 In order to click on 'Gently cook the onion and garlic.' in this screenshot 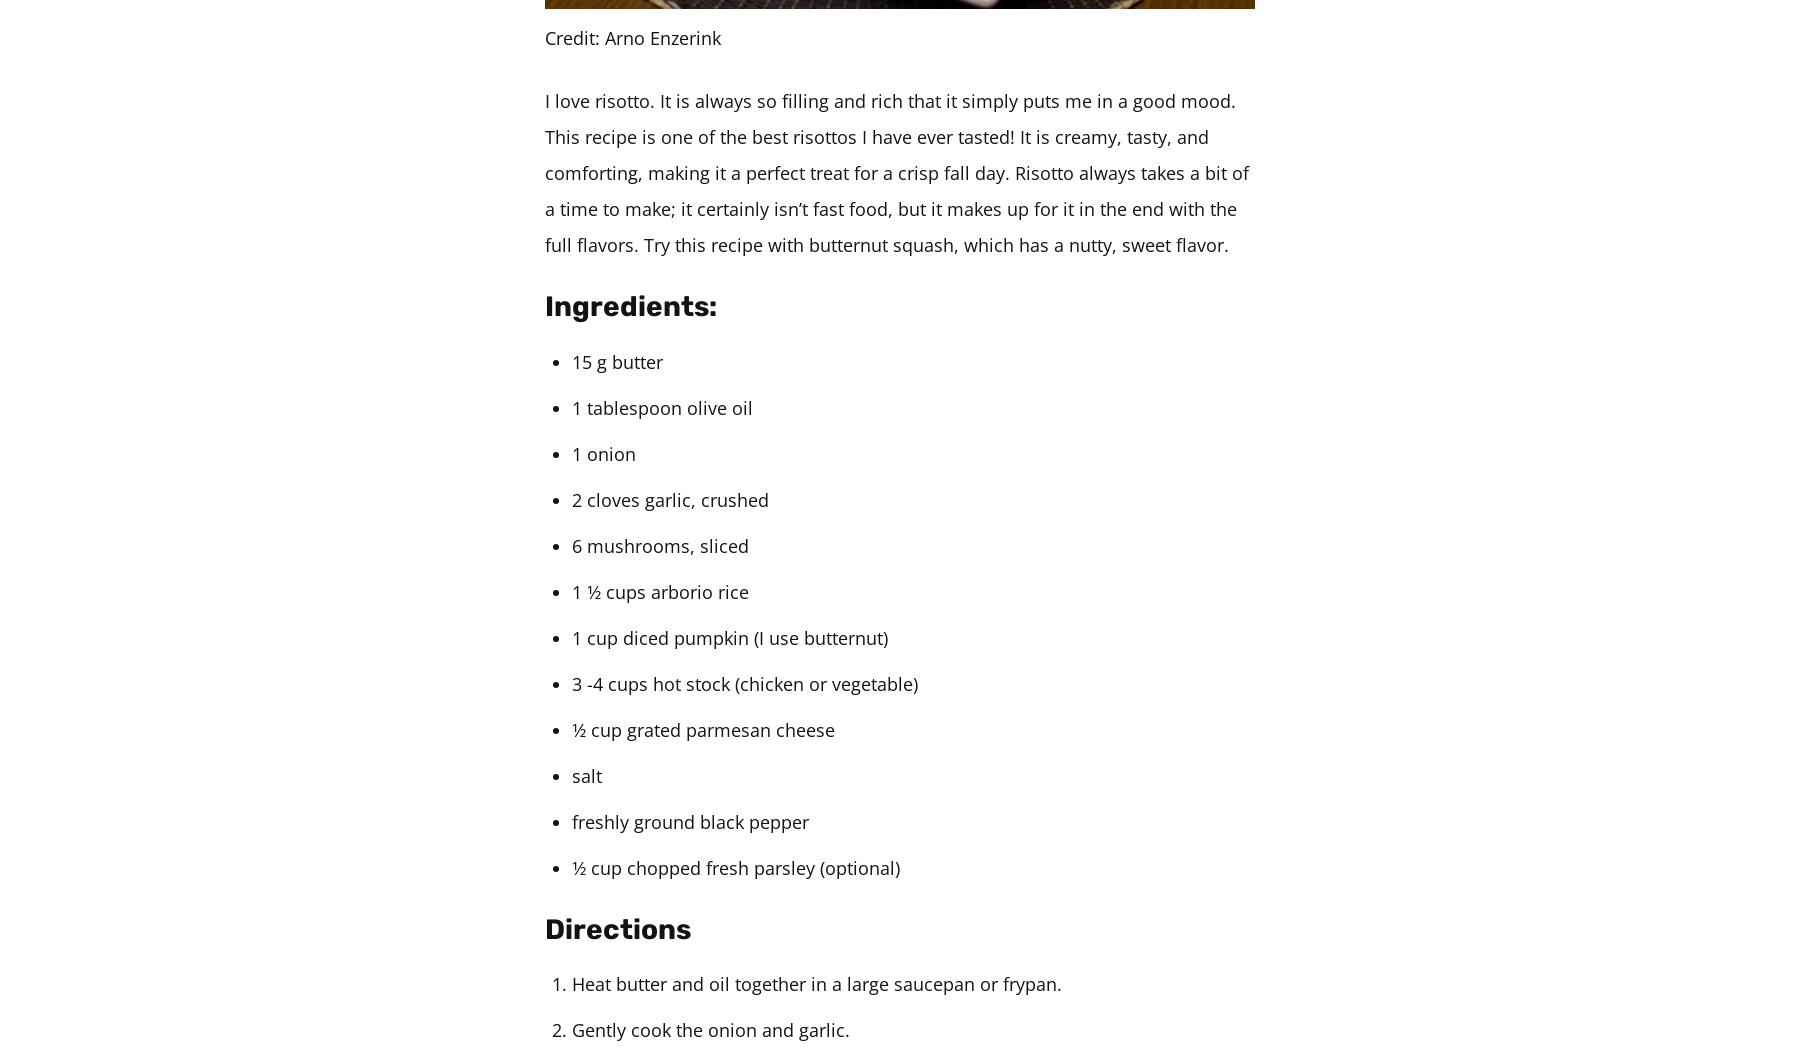, I will do `click(710, 1028)`.